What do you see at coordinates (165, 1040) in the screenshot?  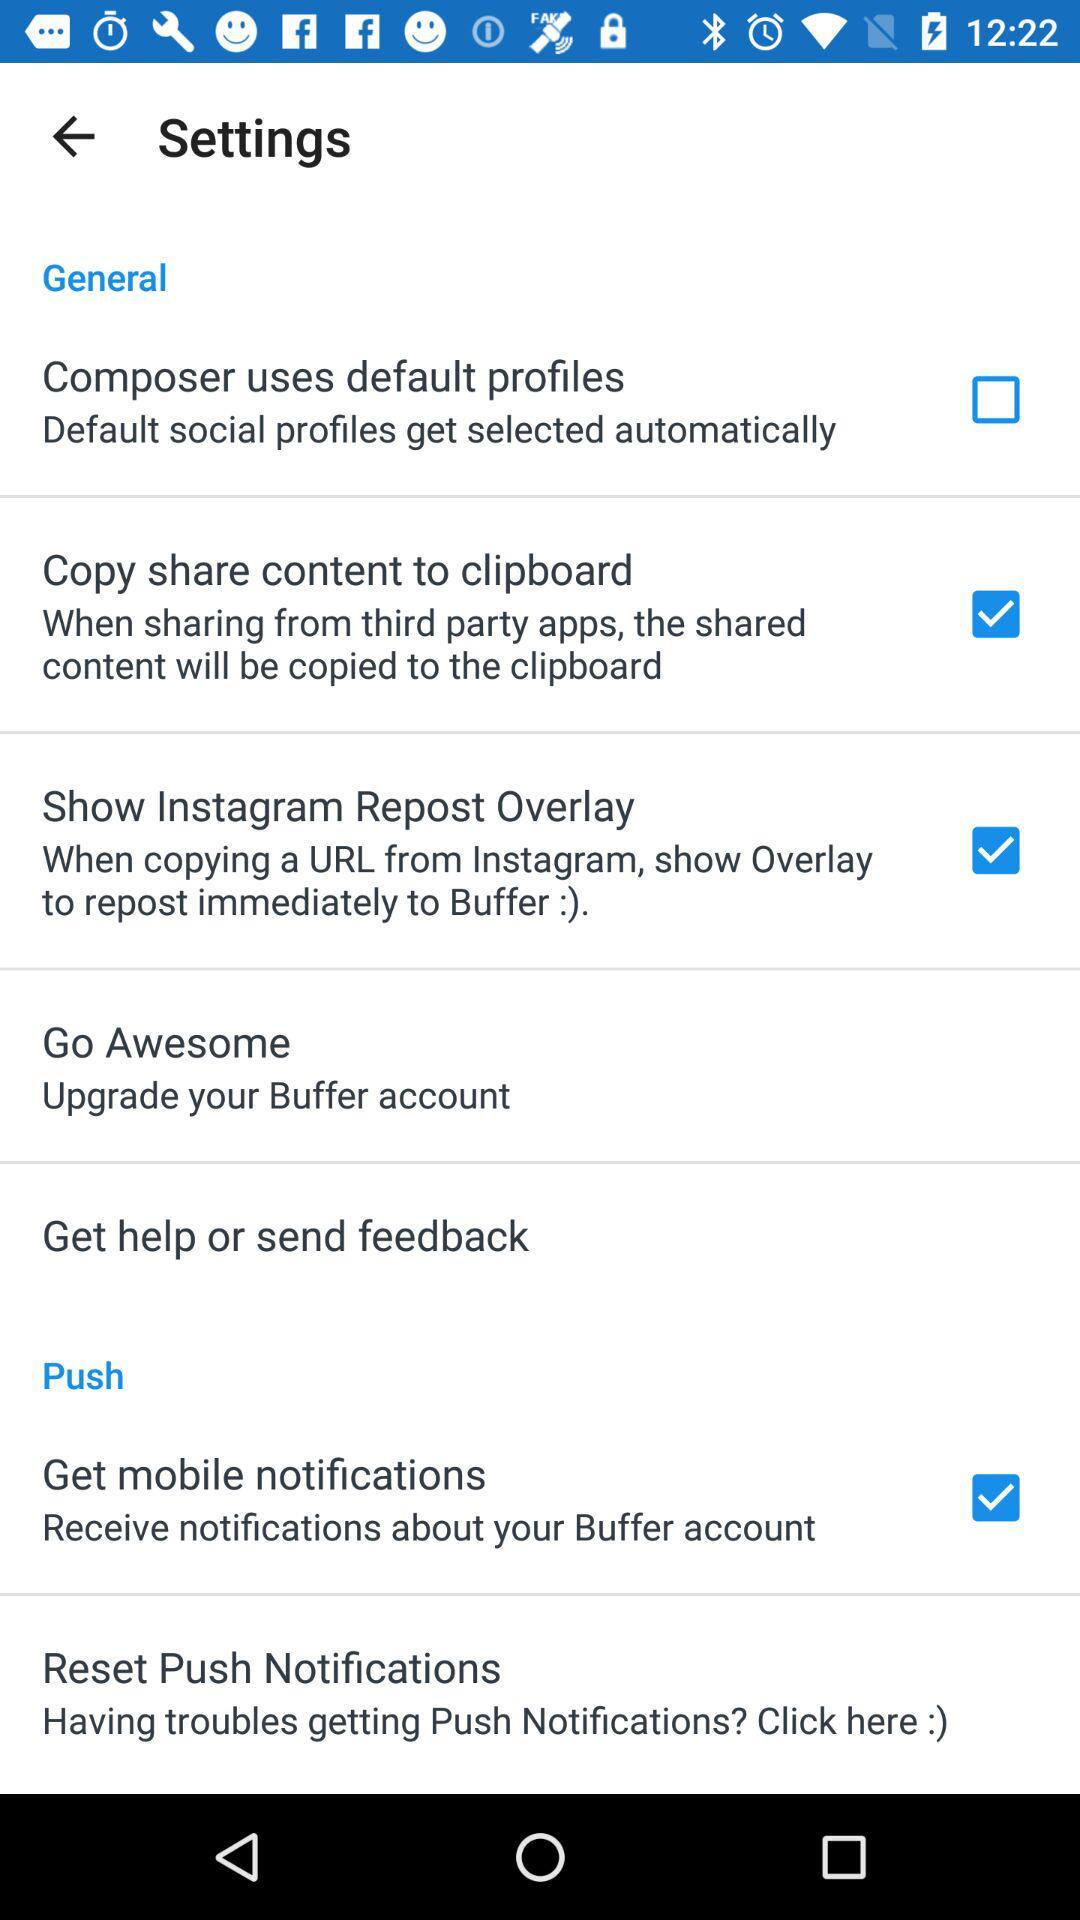 I see `icon above the upgrade your buffer item` at bounding box center [165, 1040].